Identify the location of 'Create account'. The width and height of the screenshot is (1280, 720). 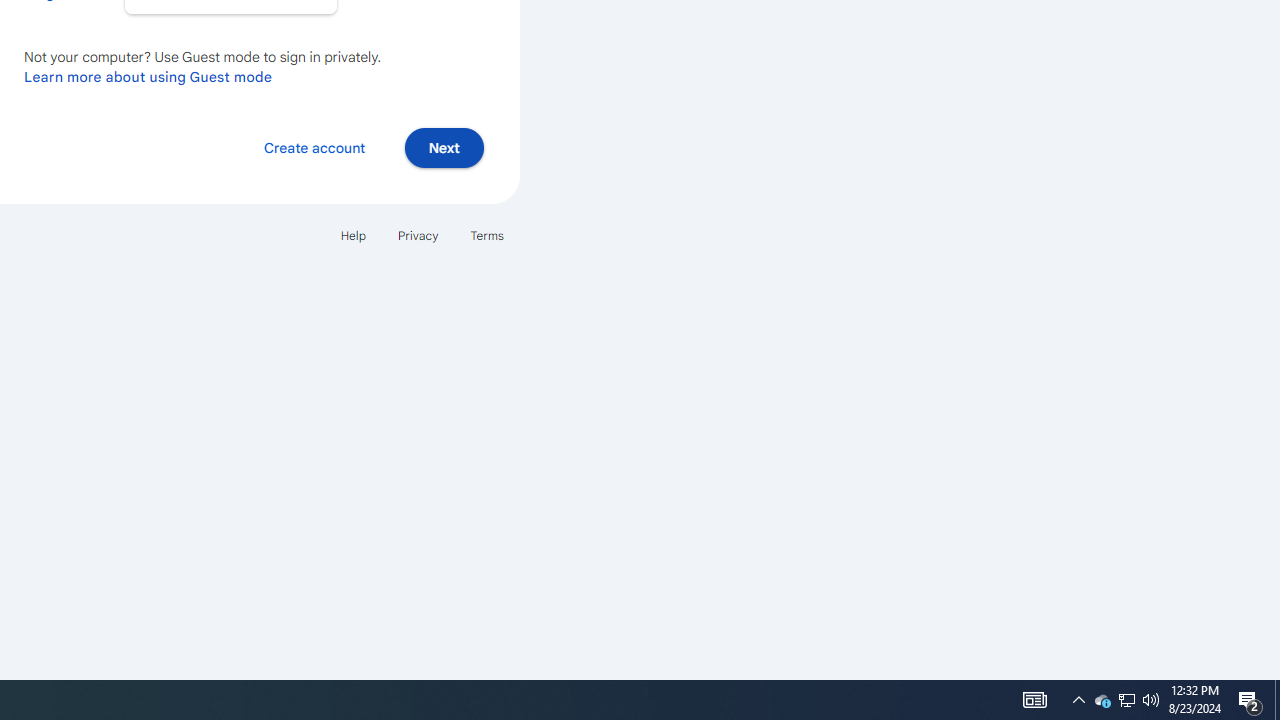
(313, 146).